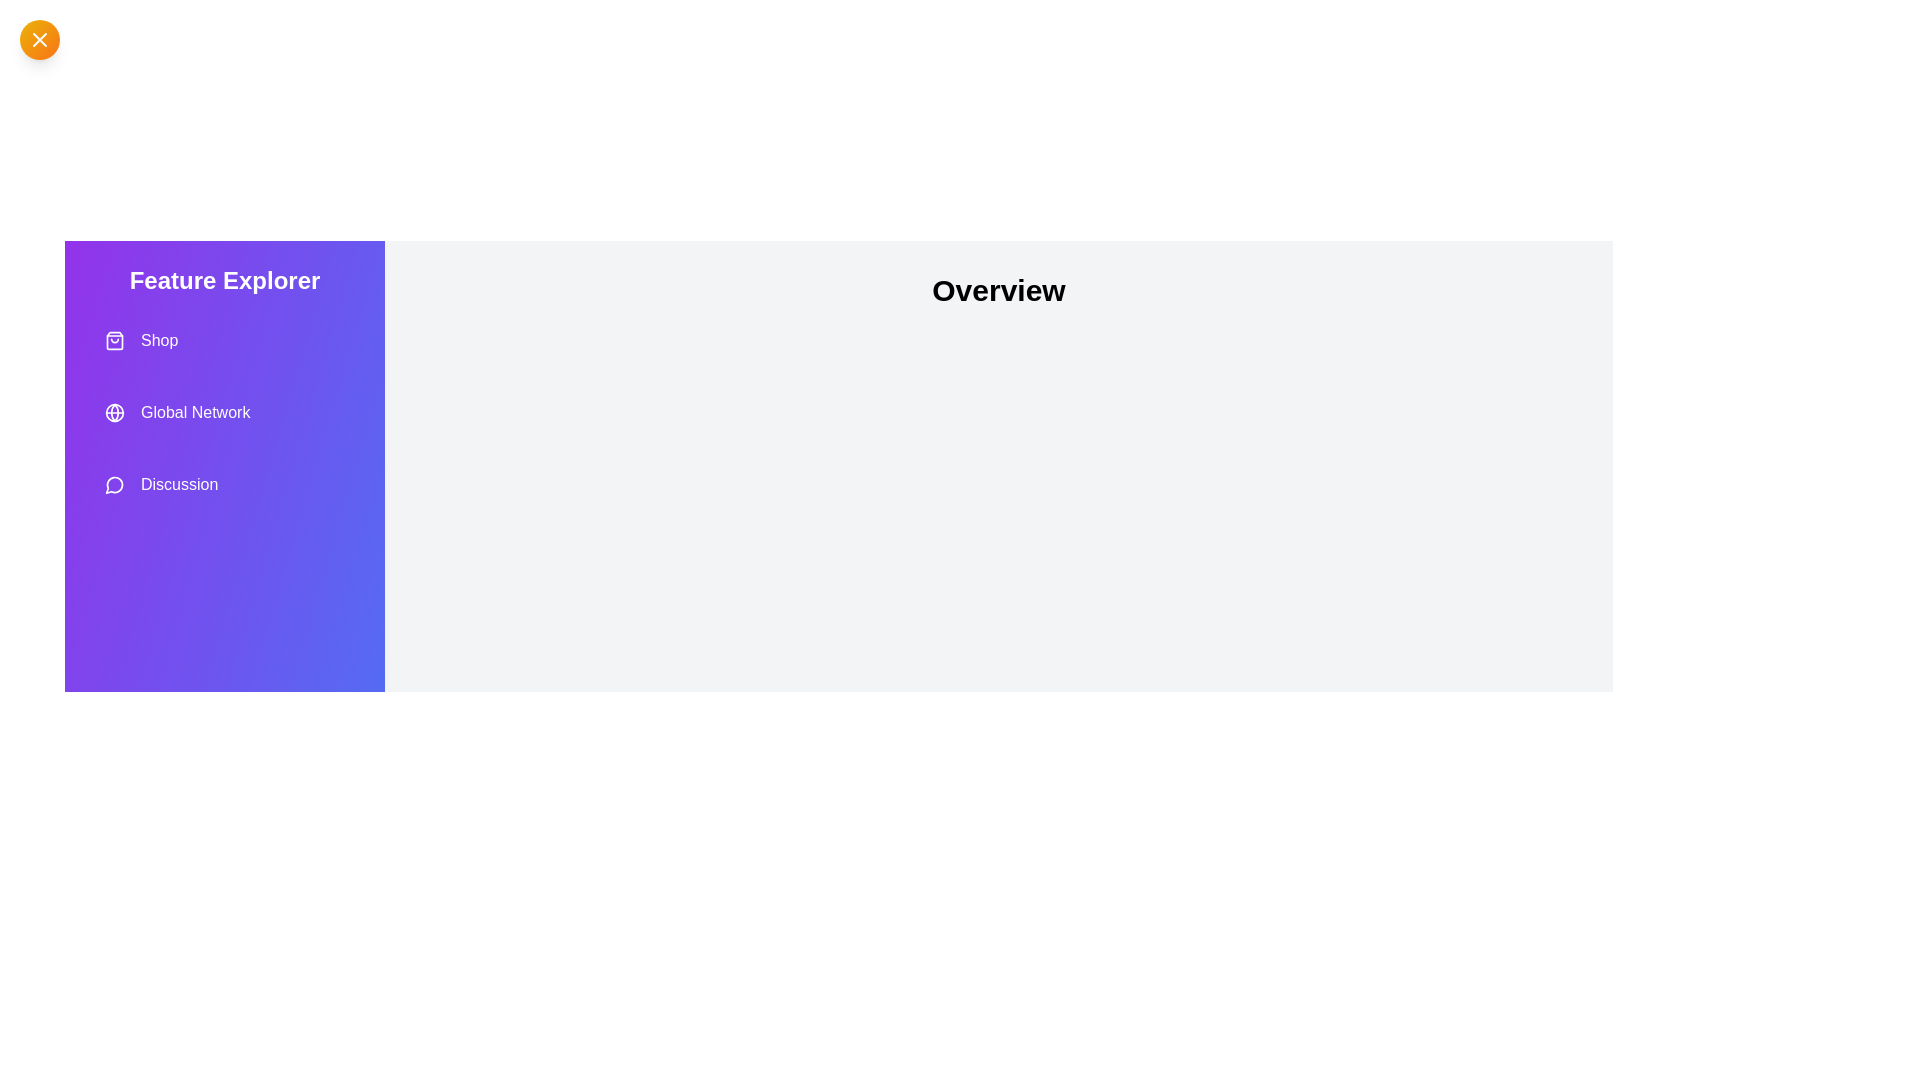 The height and width of the screenshot is (1080, 1920). I want to click on the feature Discussion from the drawer, so click(225, 485).